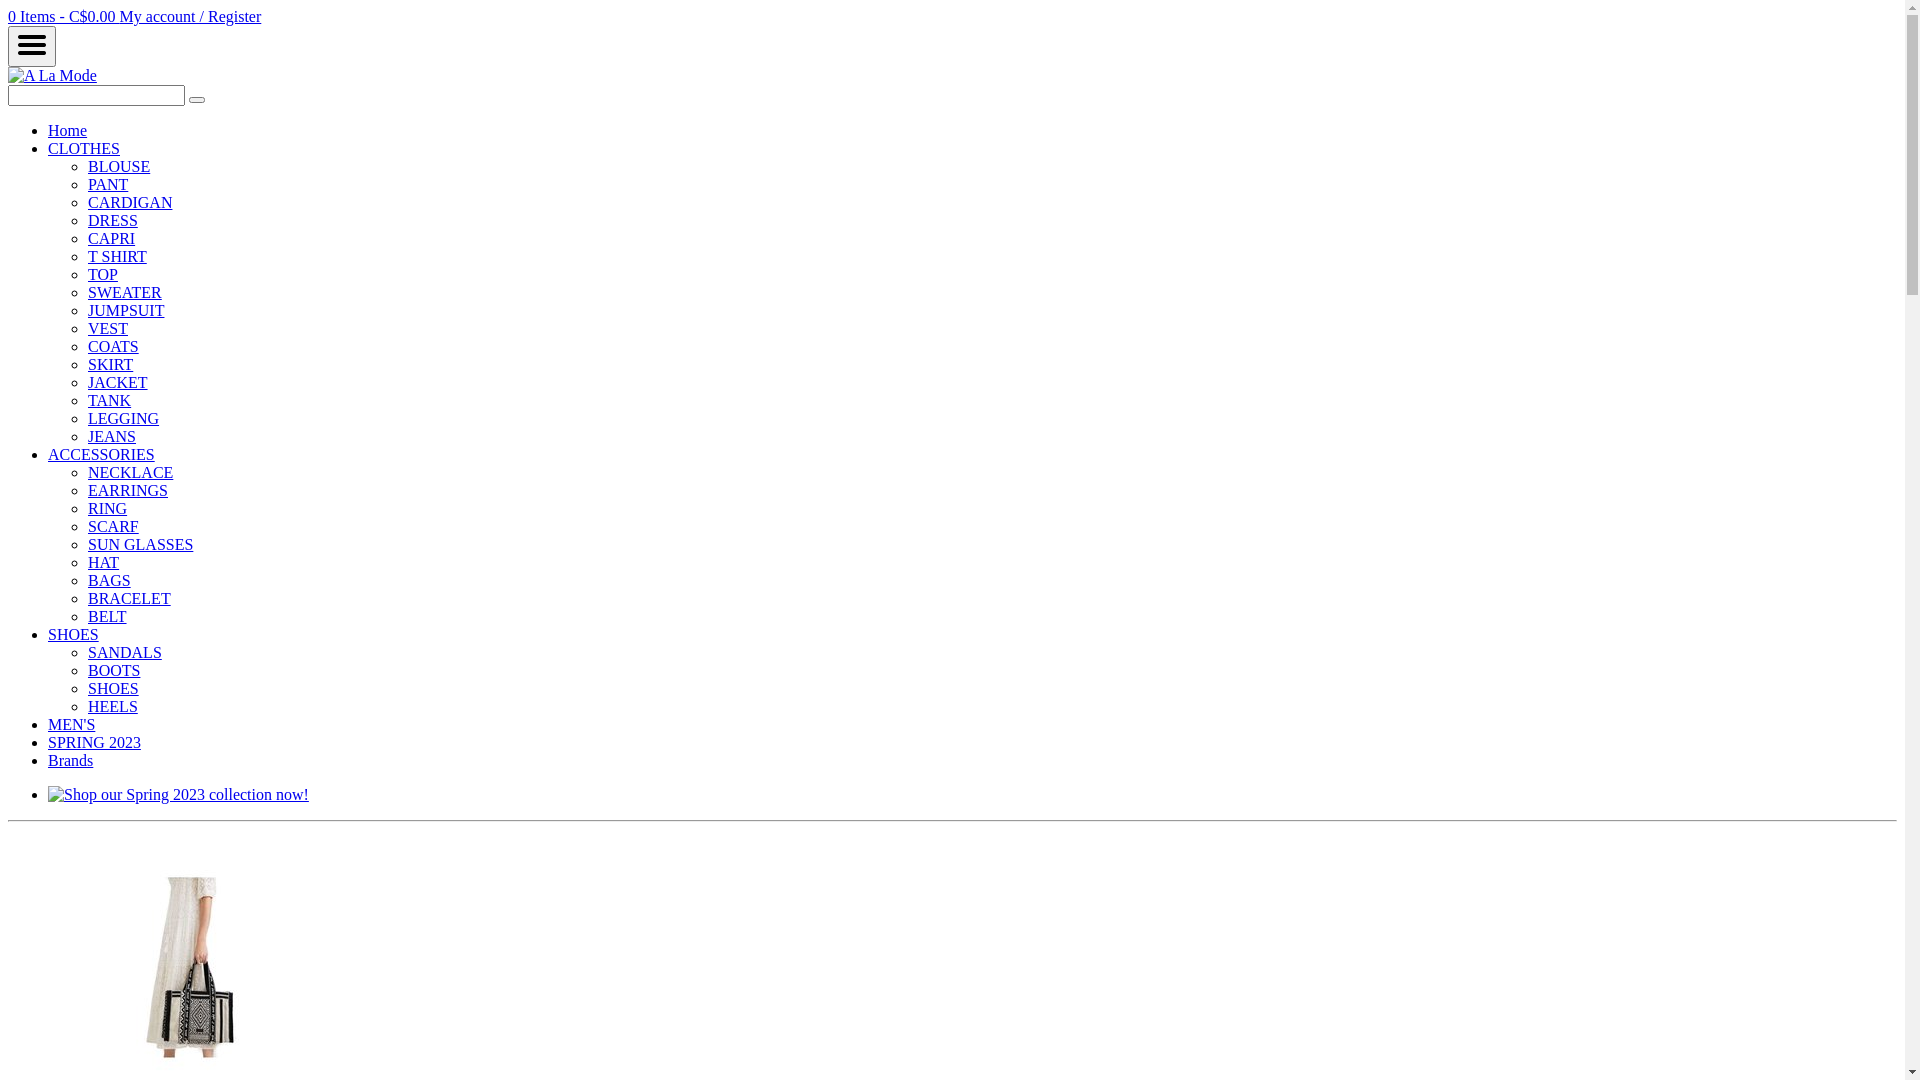  What do you see at coordinates (106, 507) in the screenshot?
I see `'RING'` at bounding box center [106, 507].